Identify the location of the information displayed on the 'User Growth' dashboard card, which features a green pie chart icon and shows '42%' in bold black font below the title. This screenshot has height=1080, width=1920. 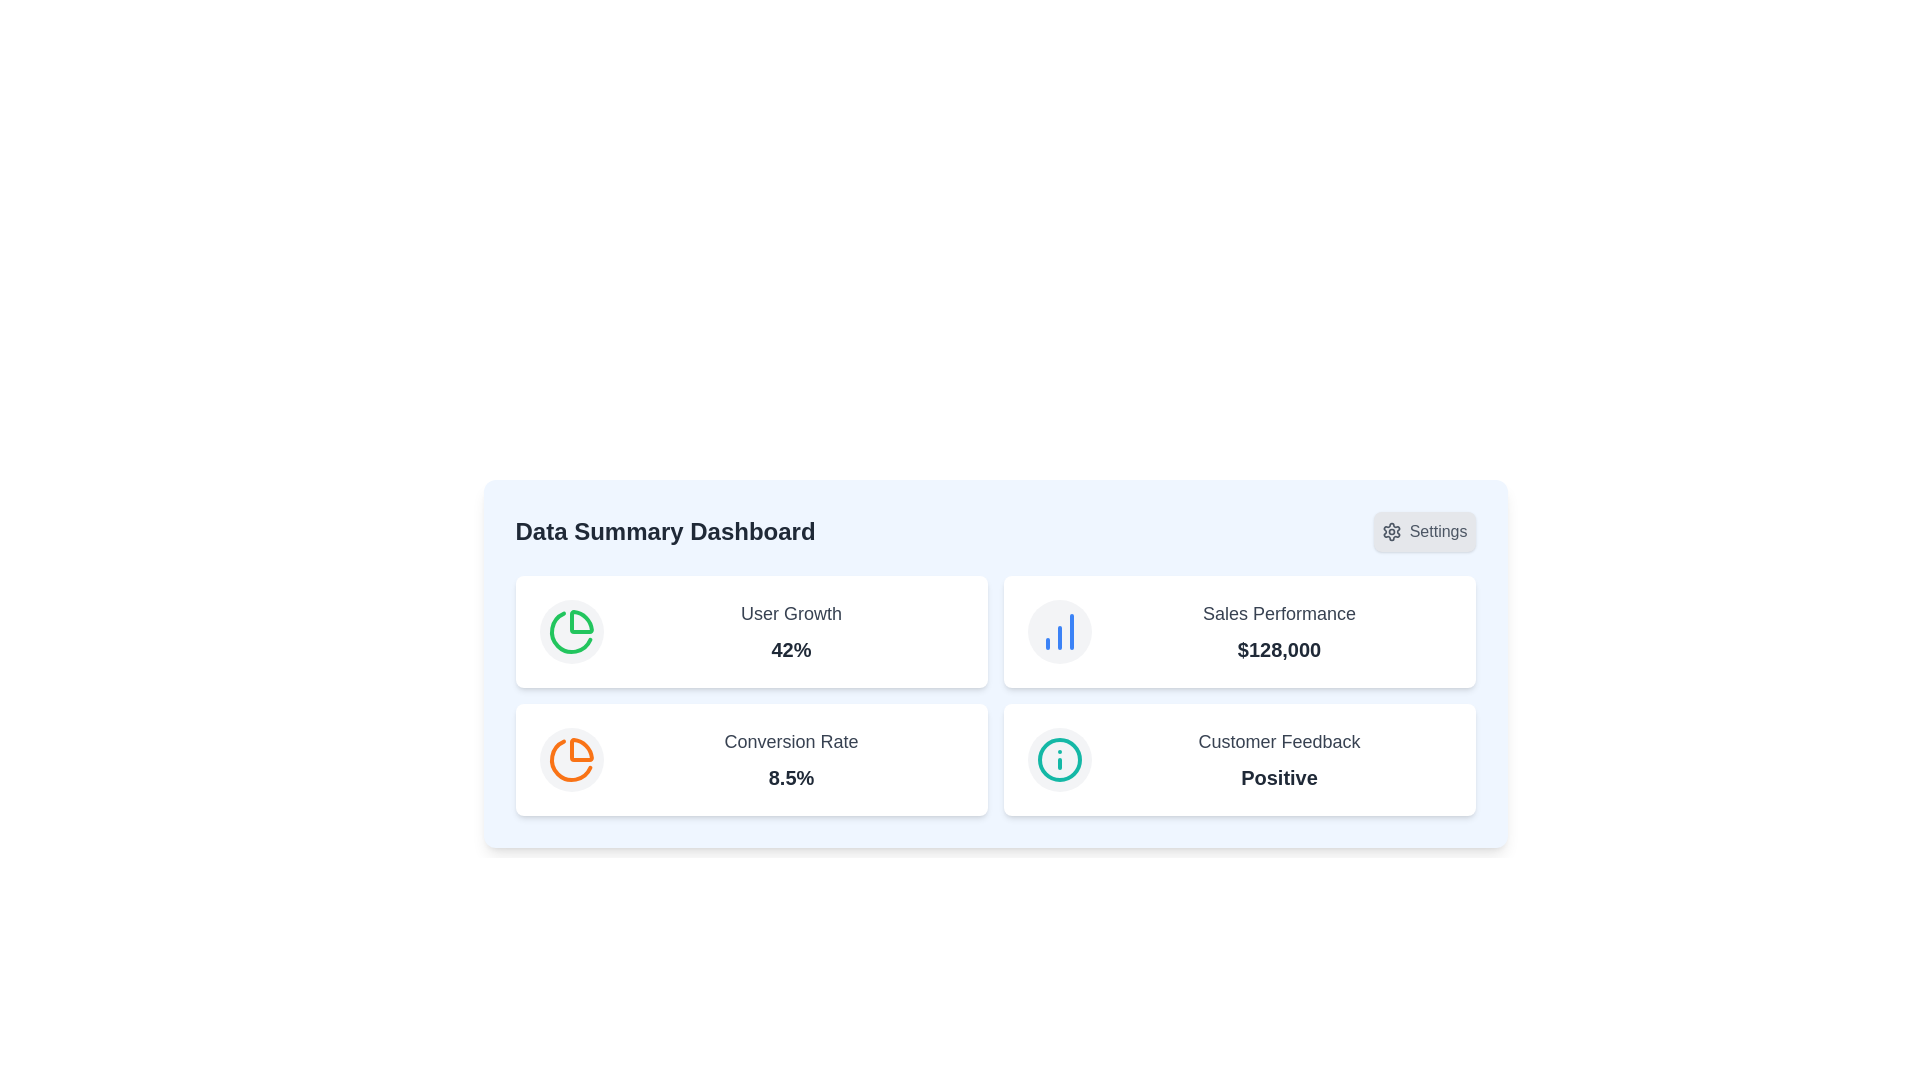
(750, 632).